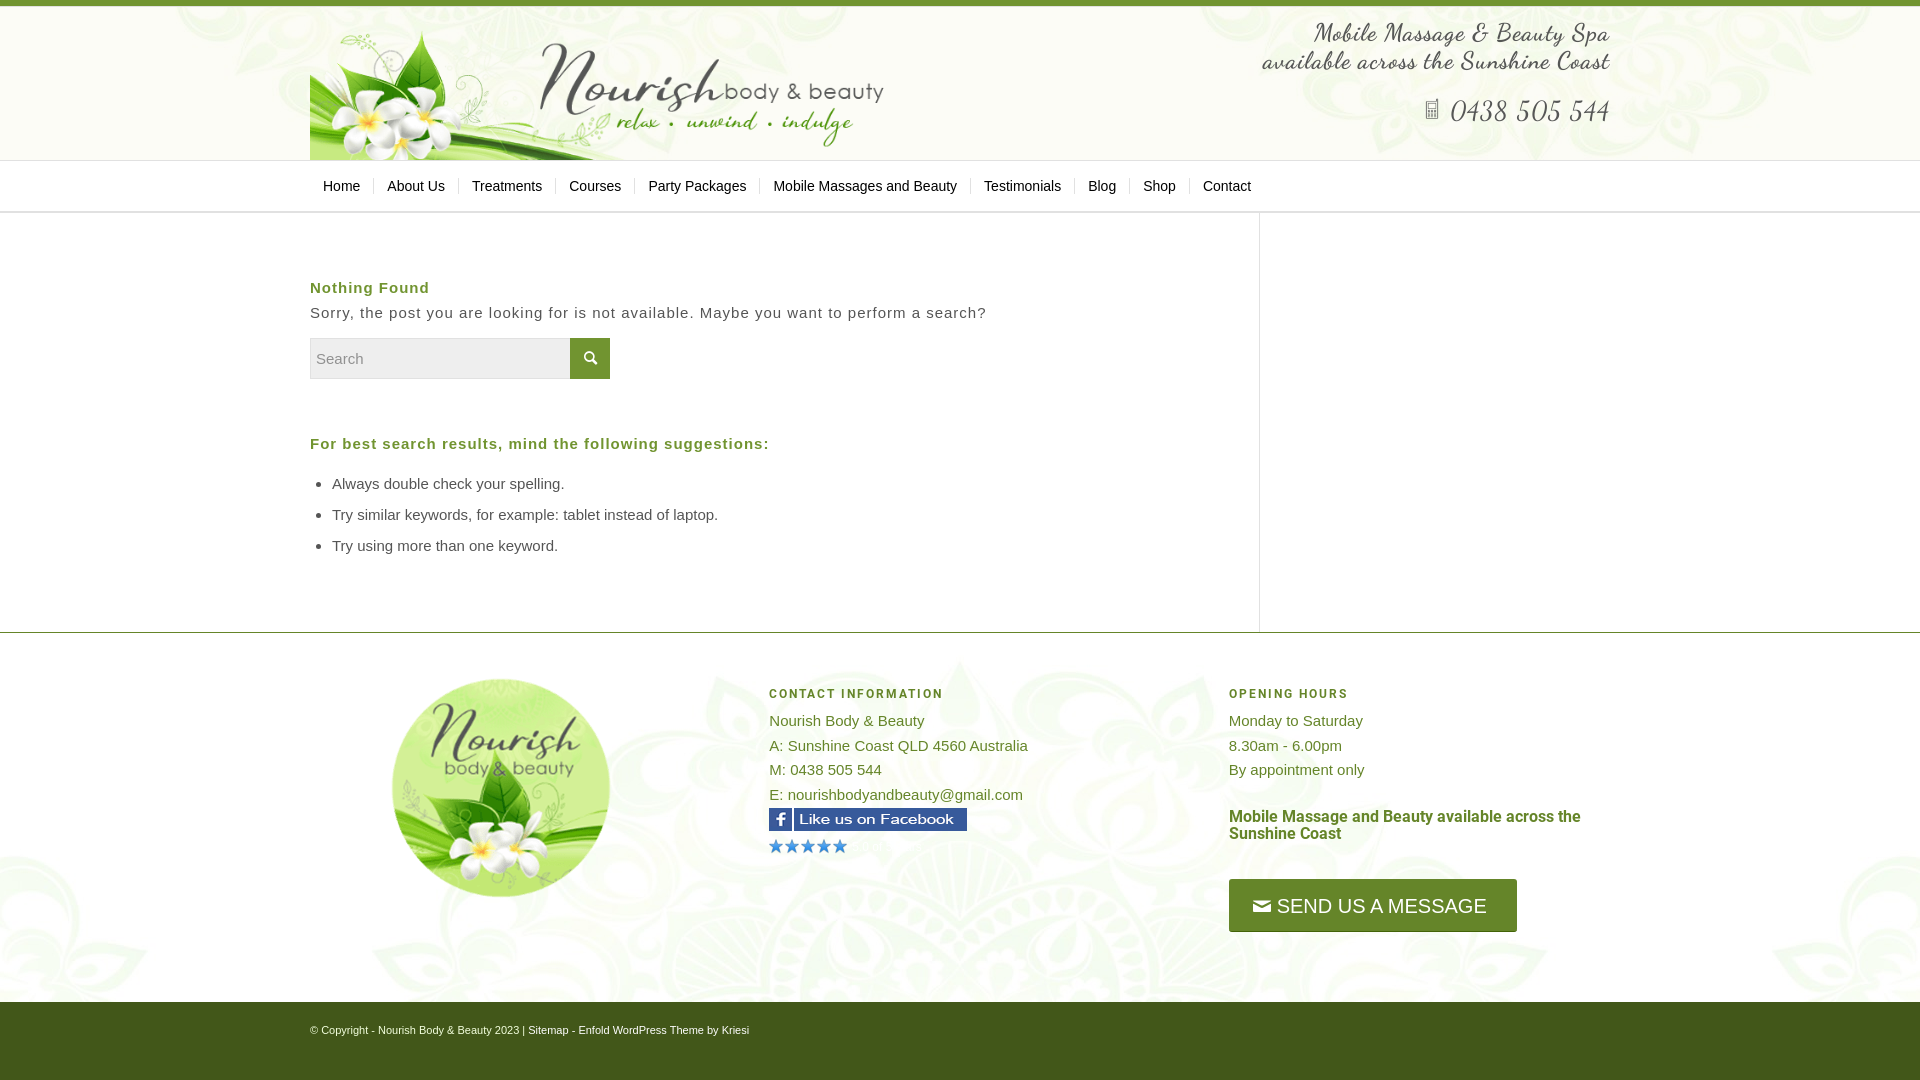 The width and height of the screenshot is (1920, 1080). I want to click on '5.0 of 5 stars', so click(767, 847).